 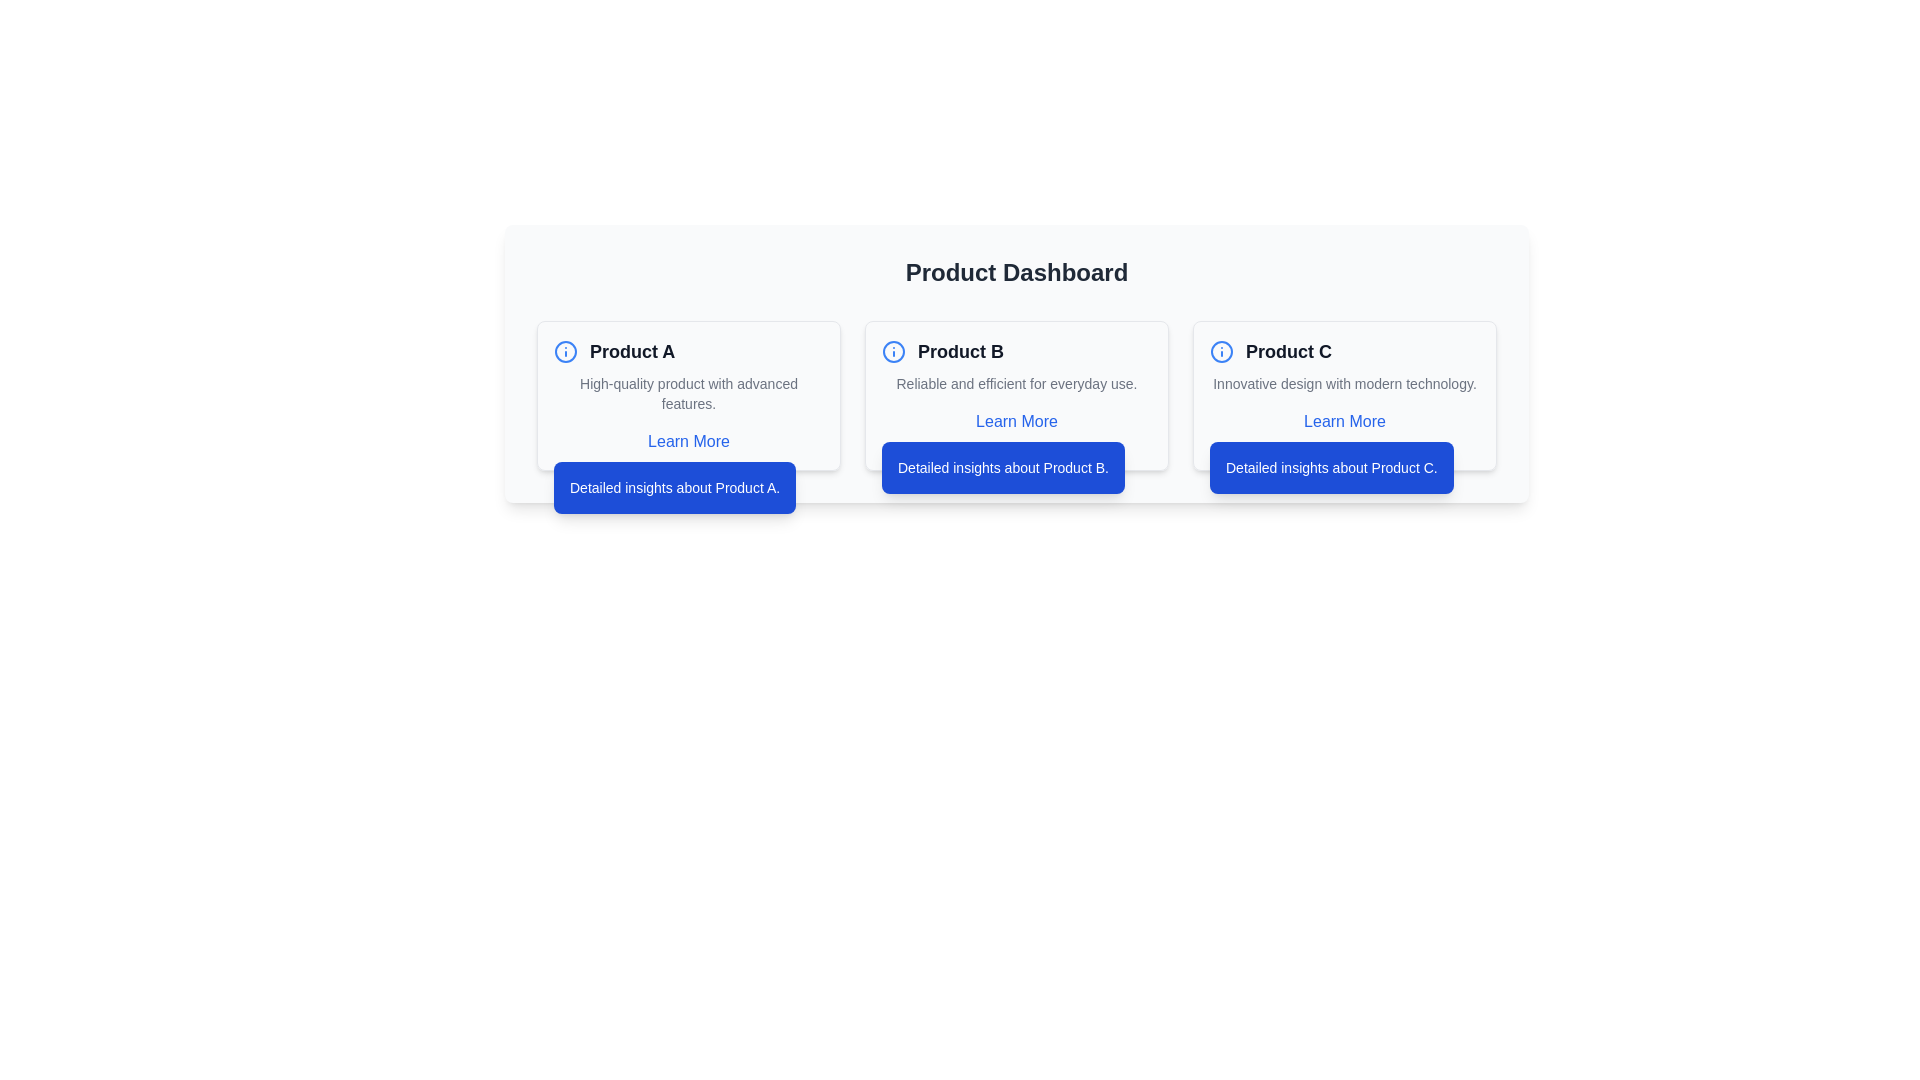 What do you see at coordinates (1344, 384) in the screenshot?
I see `descriptive text located below the title 'Product C' and above the 'Learn More' button, providing information about Product C's innovative design and technological integration` at bounding box center [1344, 384].